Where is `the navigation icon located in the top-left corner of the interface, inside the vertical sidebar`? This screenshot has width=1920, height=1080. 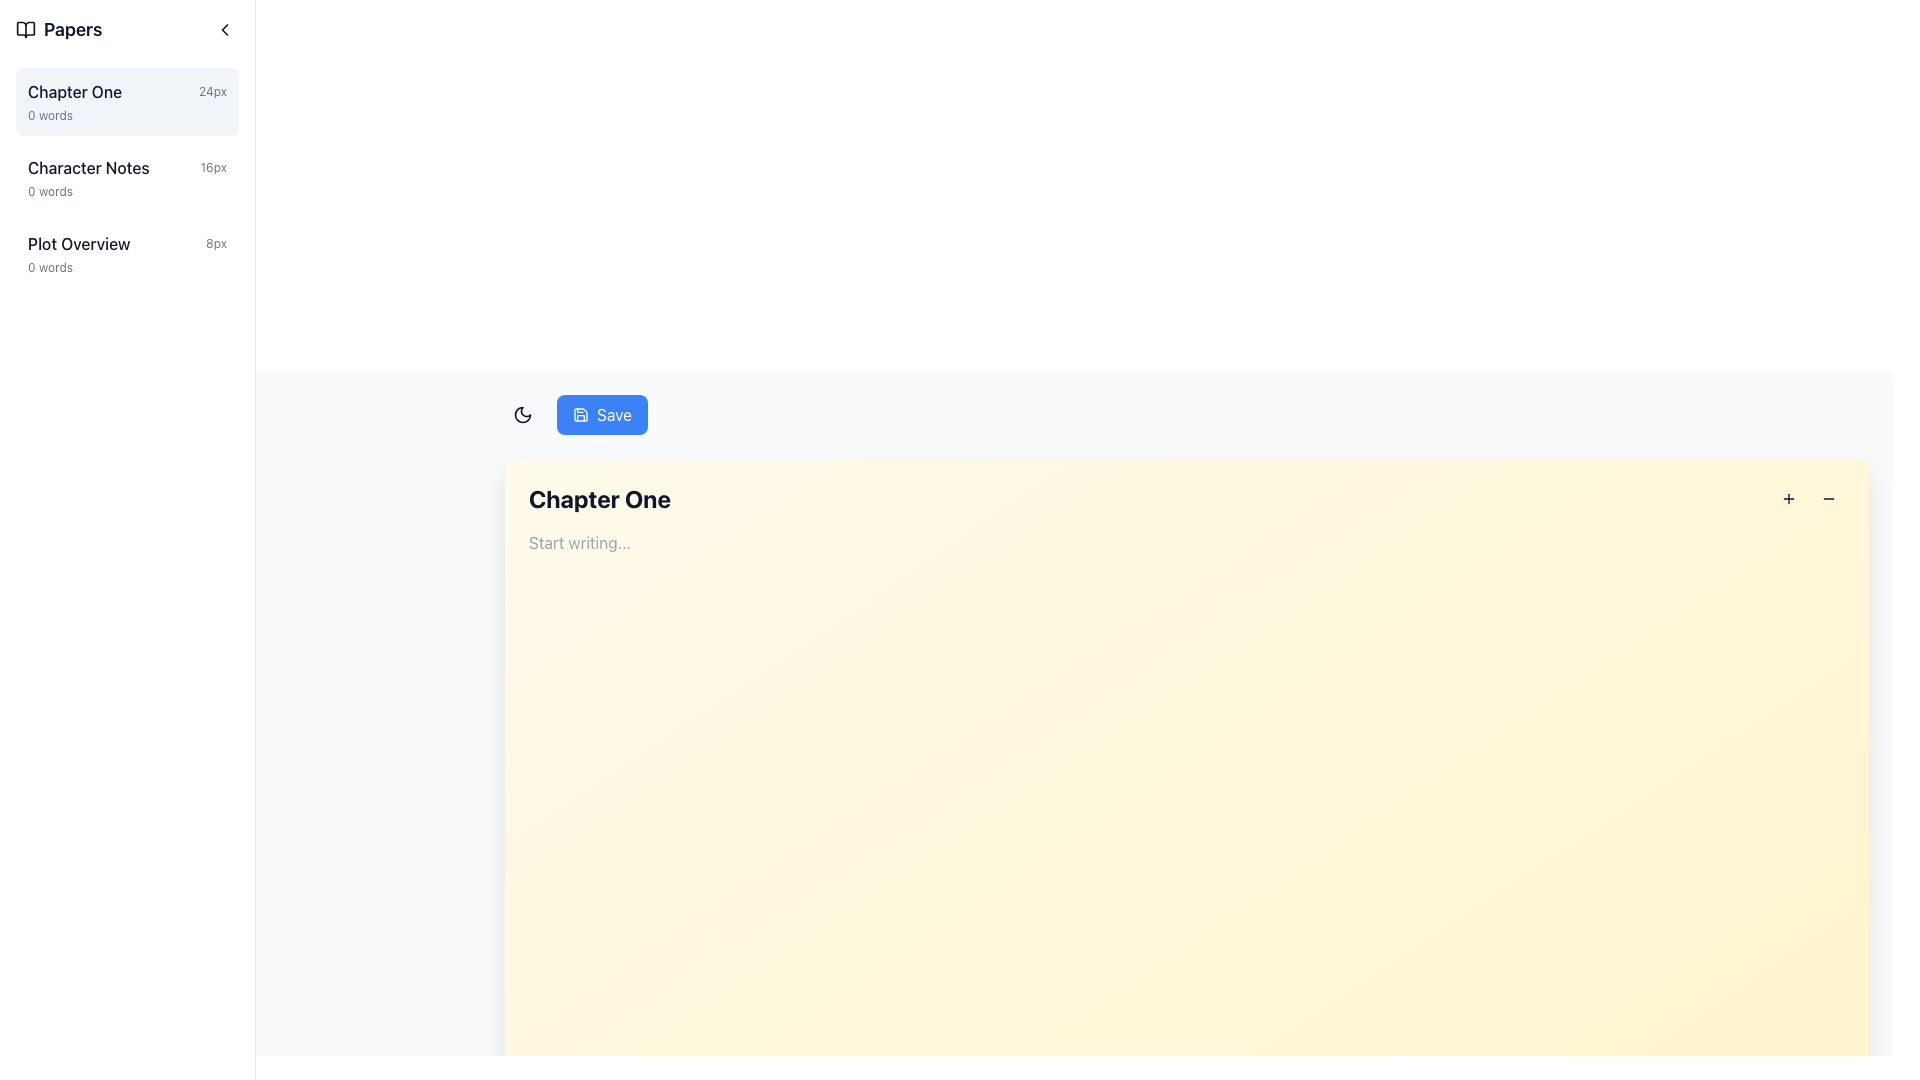
the navigation icon located in the top-left corner of the interface, inside the vertical sidebar is located at coordinates (225, 30).